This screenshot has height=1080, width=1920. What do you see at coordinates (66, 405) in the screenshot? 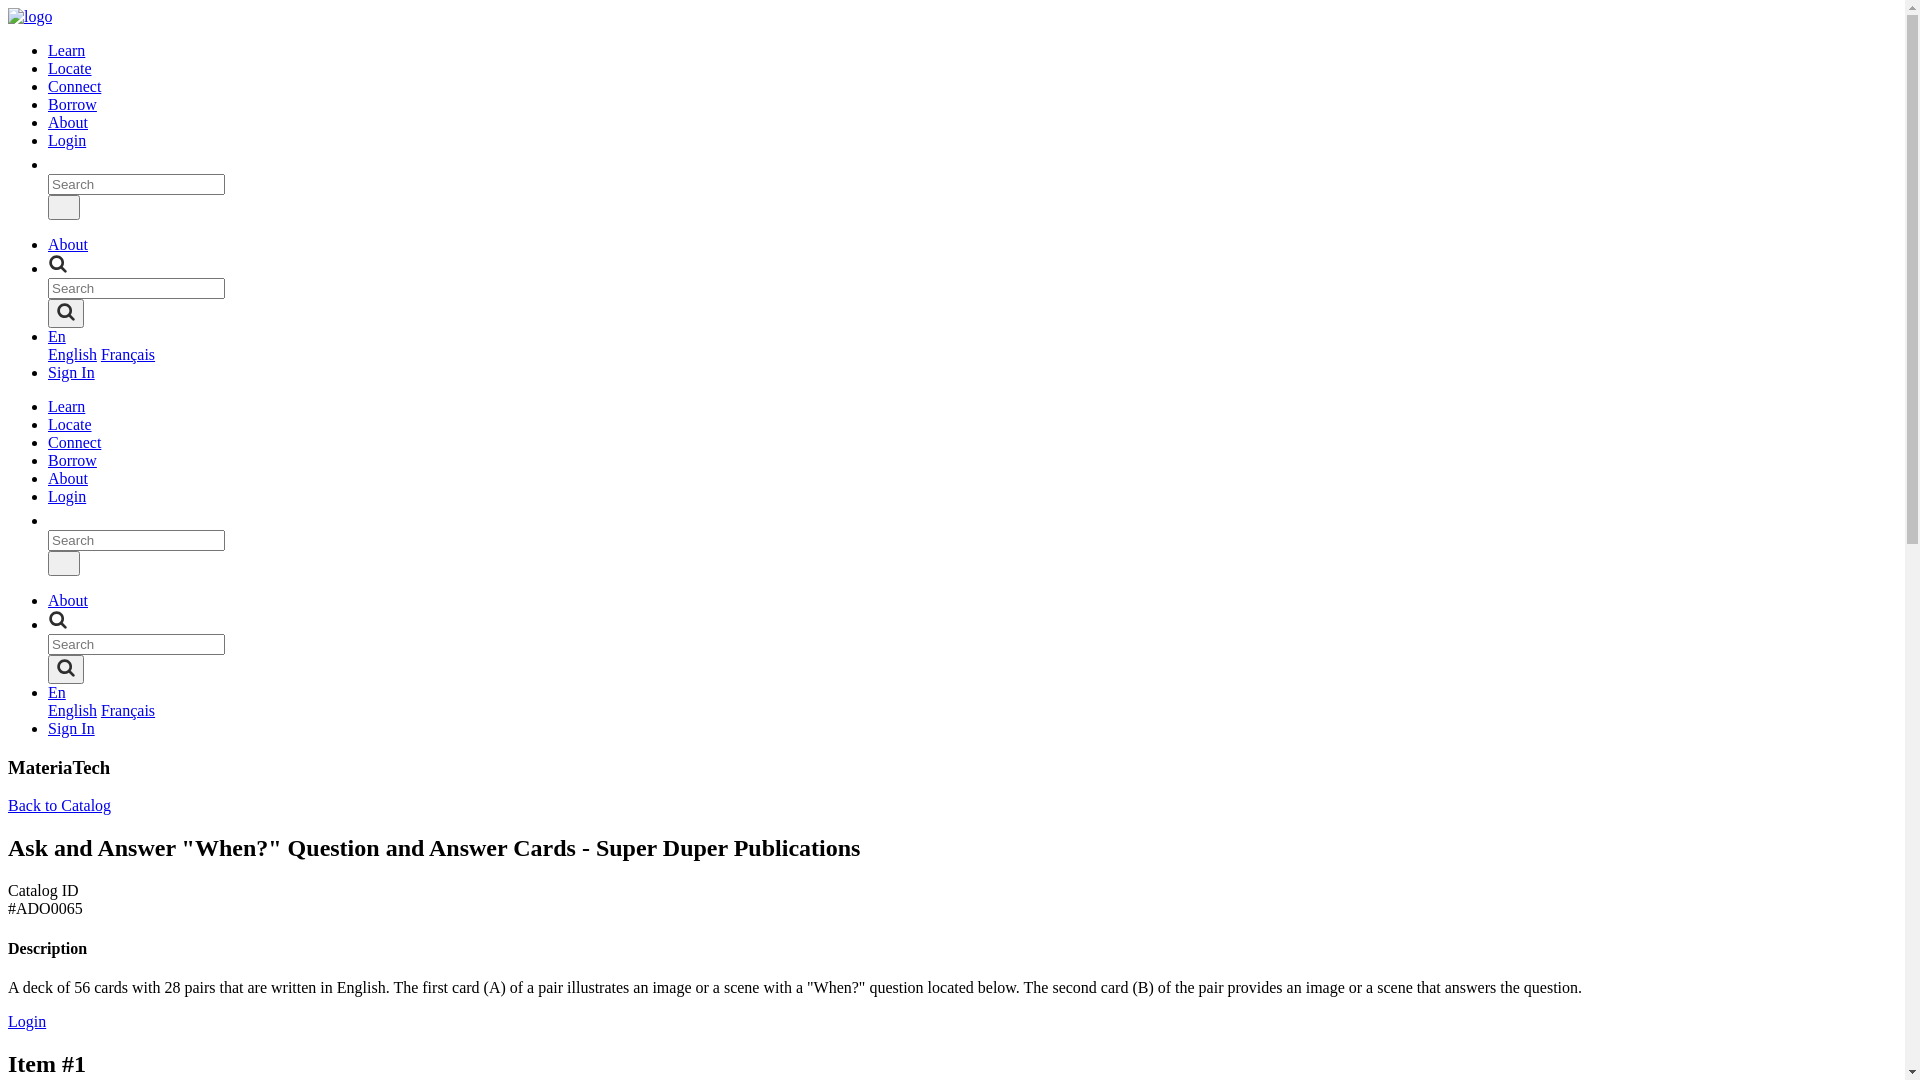
I see `'Learn'` at bounding box center [66, 405].